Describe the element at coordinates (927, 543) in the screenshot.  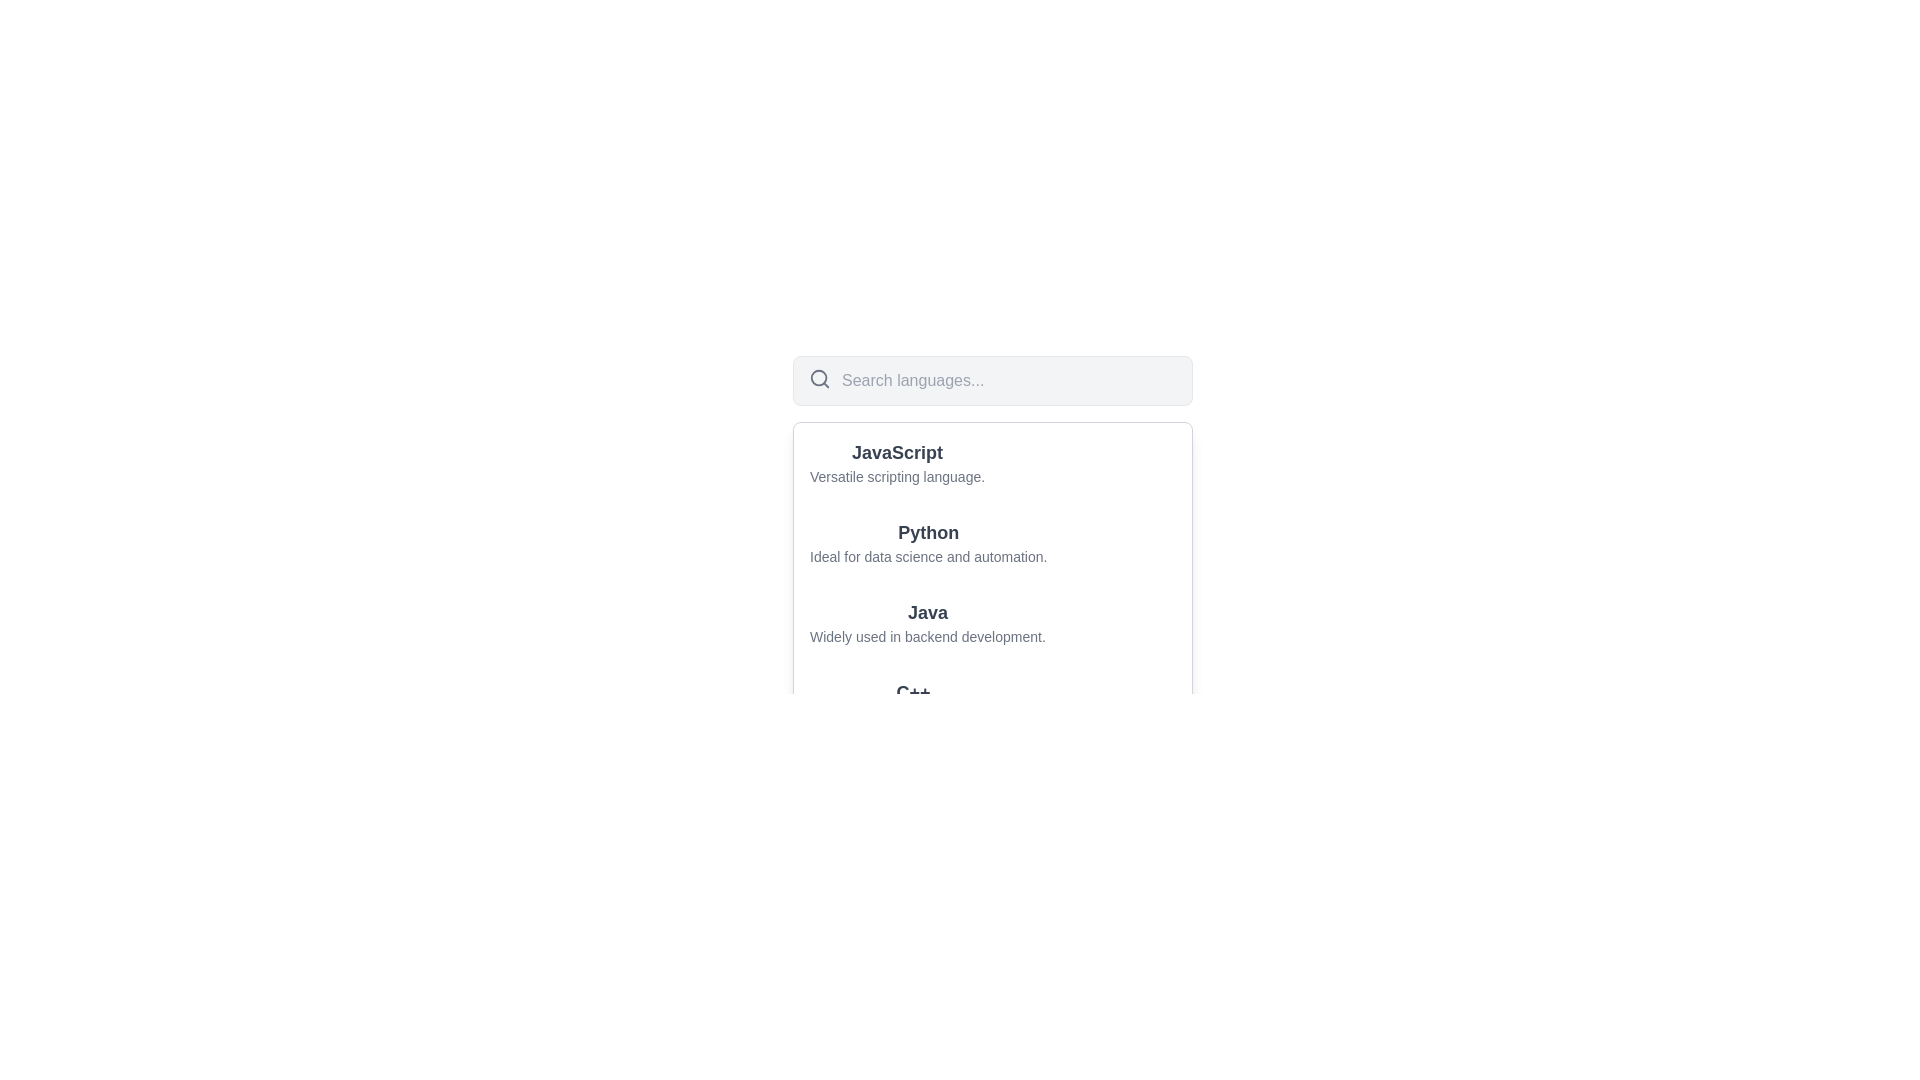
I see `the list item identifying 'Python' in the programming languages menu` at that location.